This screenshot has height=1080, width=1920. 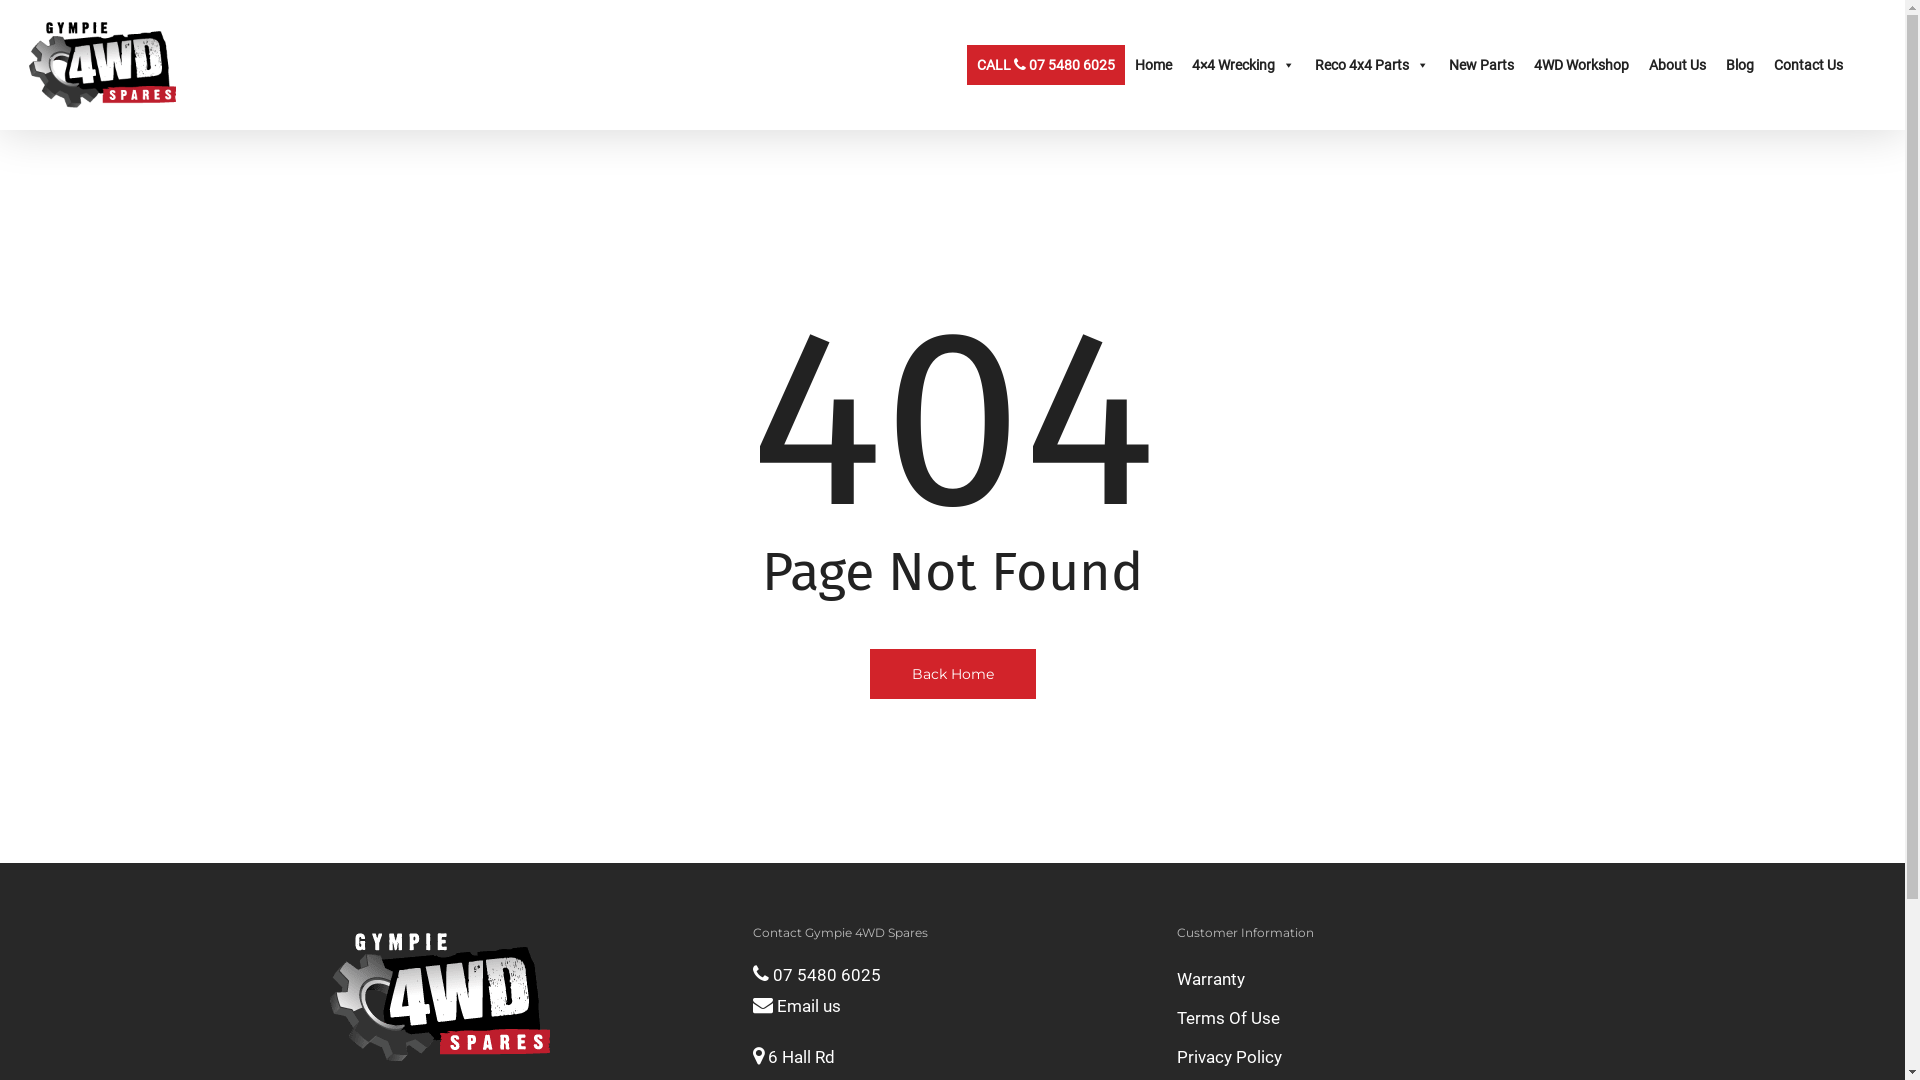 I want to click on 'Back Home', so click(x=952, y=672).